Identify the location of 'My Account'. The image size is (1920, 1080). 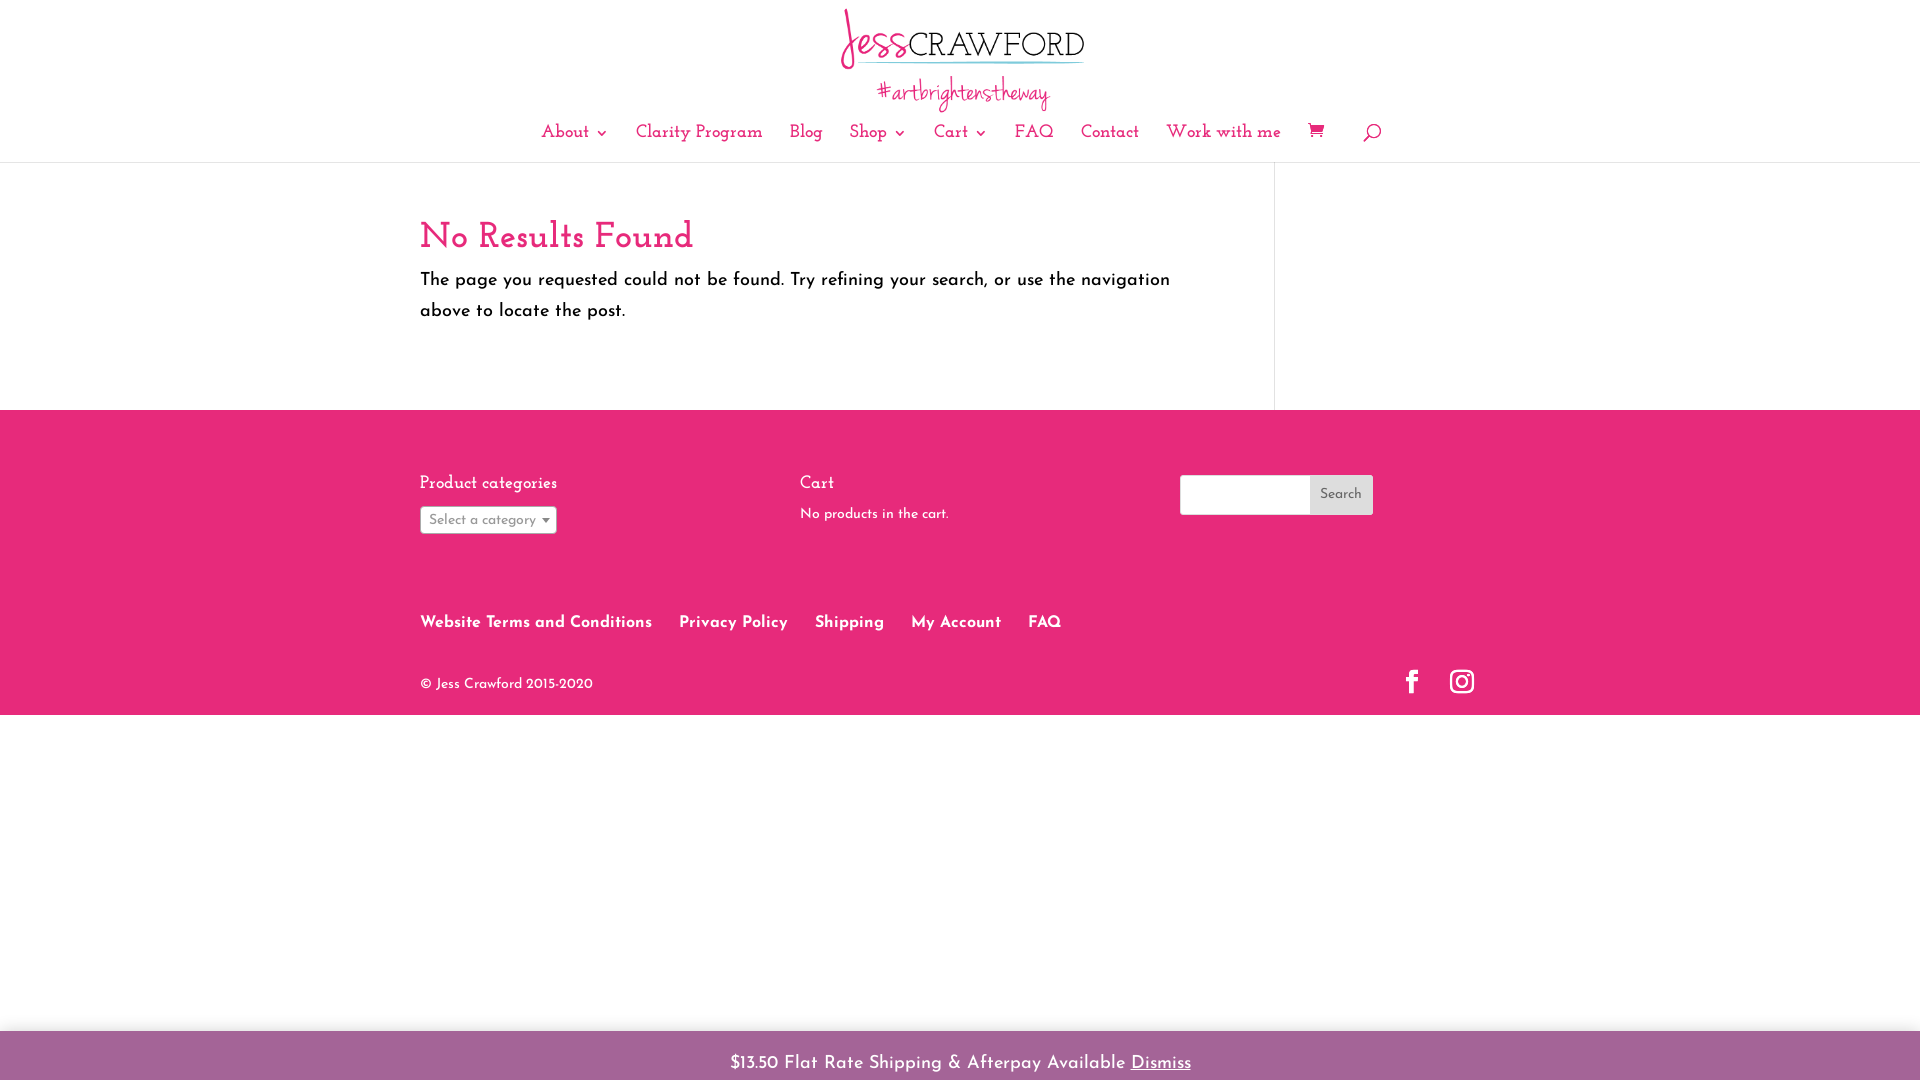
(954, 622).